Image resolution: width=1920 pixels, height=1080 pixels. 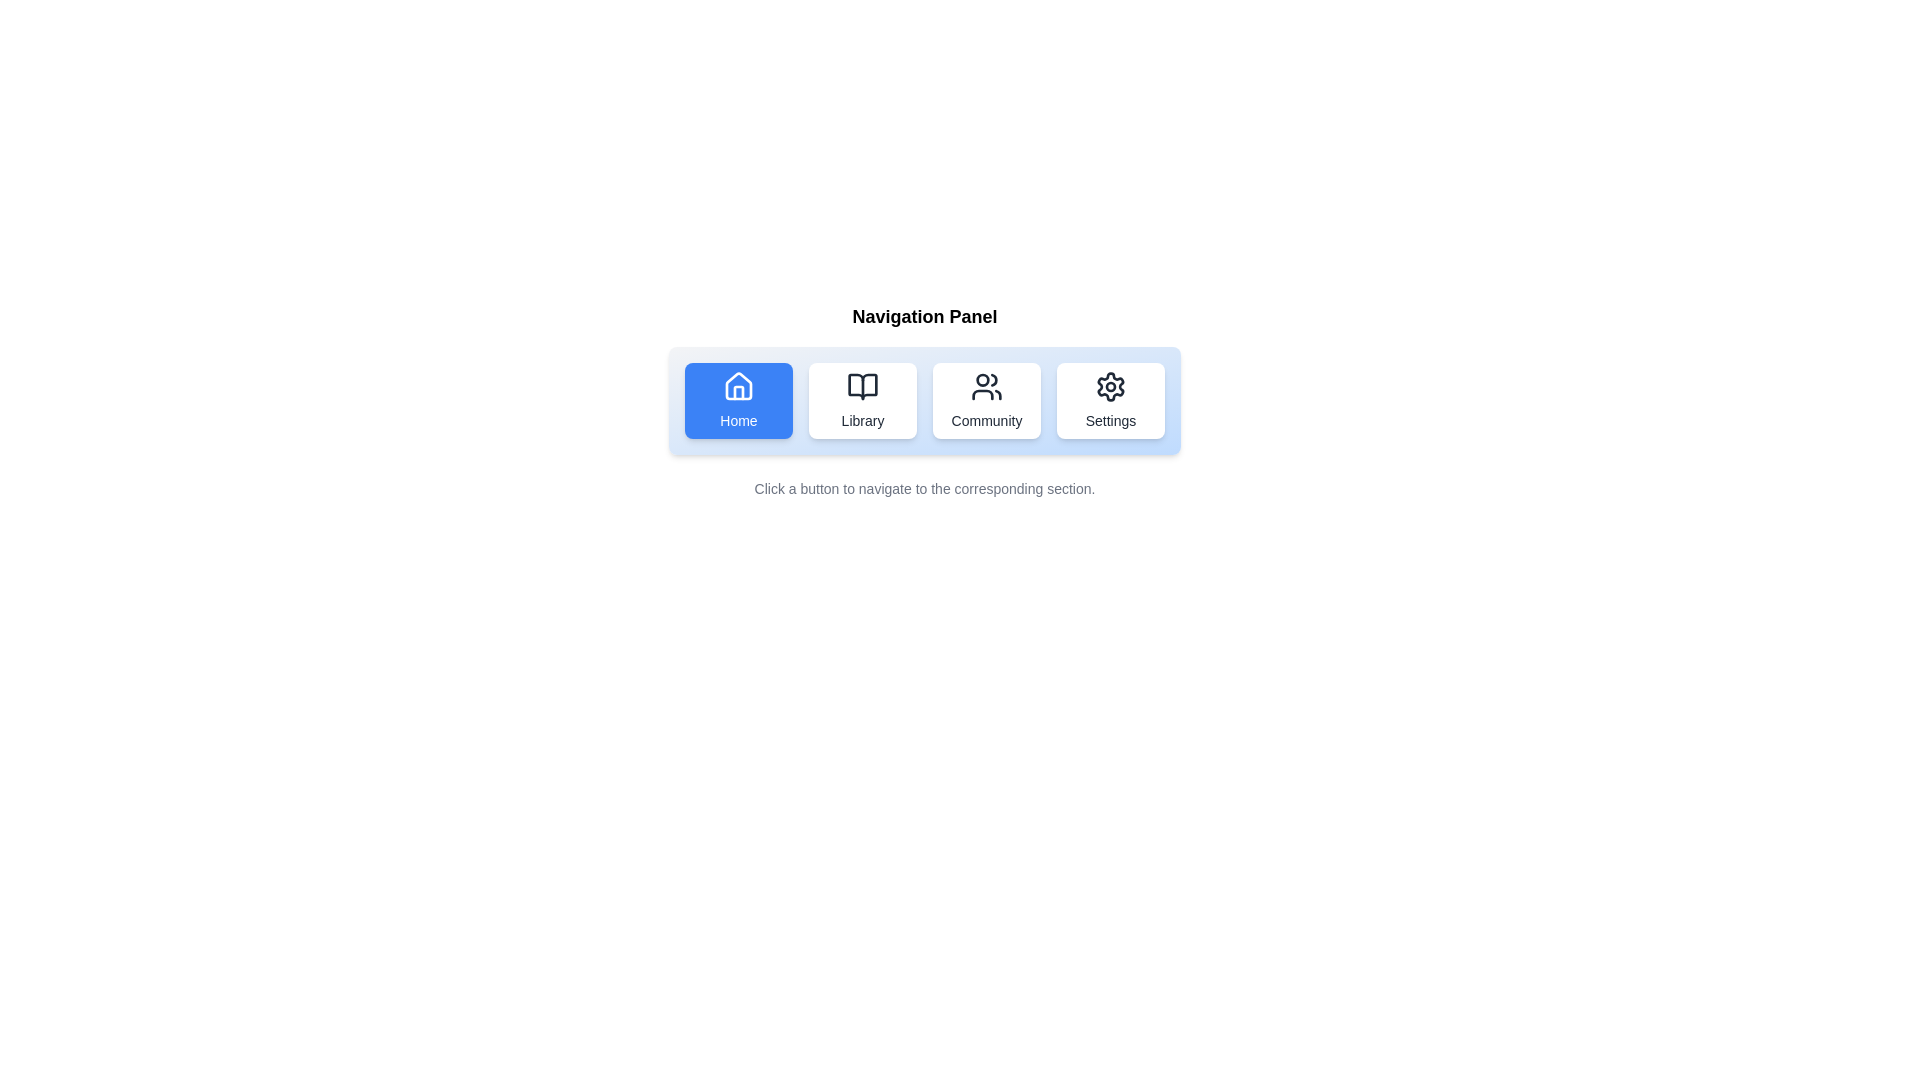 I want to click on the 'Navigation Panel' label, which is a bold, large font text element centrally aligned above the navigation buttons, so click(x=924, y=315).